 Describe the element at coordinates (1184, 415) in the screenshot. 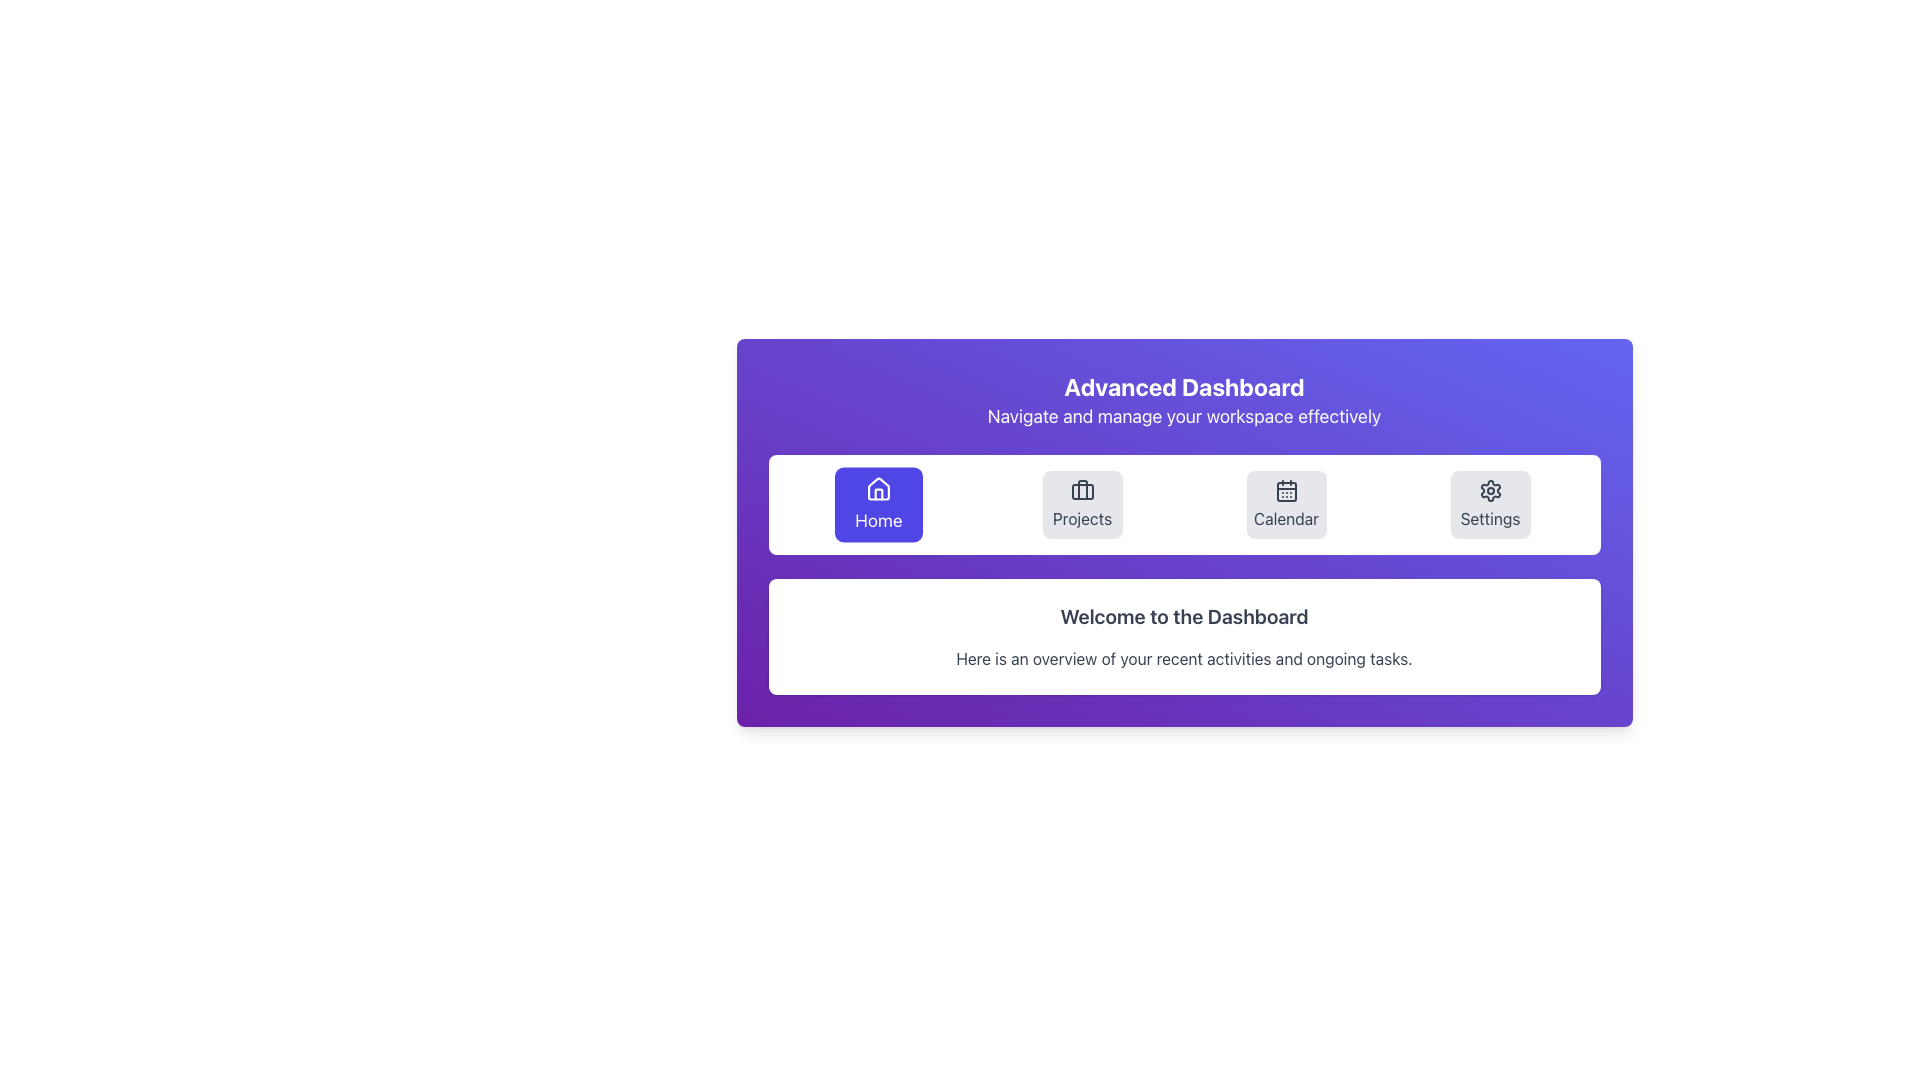

I see `the text label displaying 'Navigate and manage your workspace effectively', which is located below the 'Advanced Dashboard' title in the header area` at that location.